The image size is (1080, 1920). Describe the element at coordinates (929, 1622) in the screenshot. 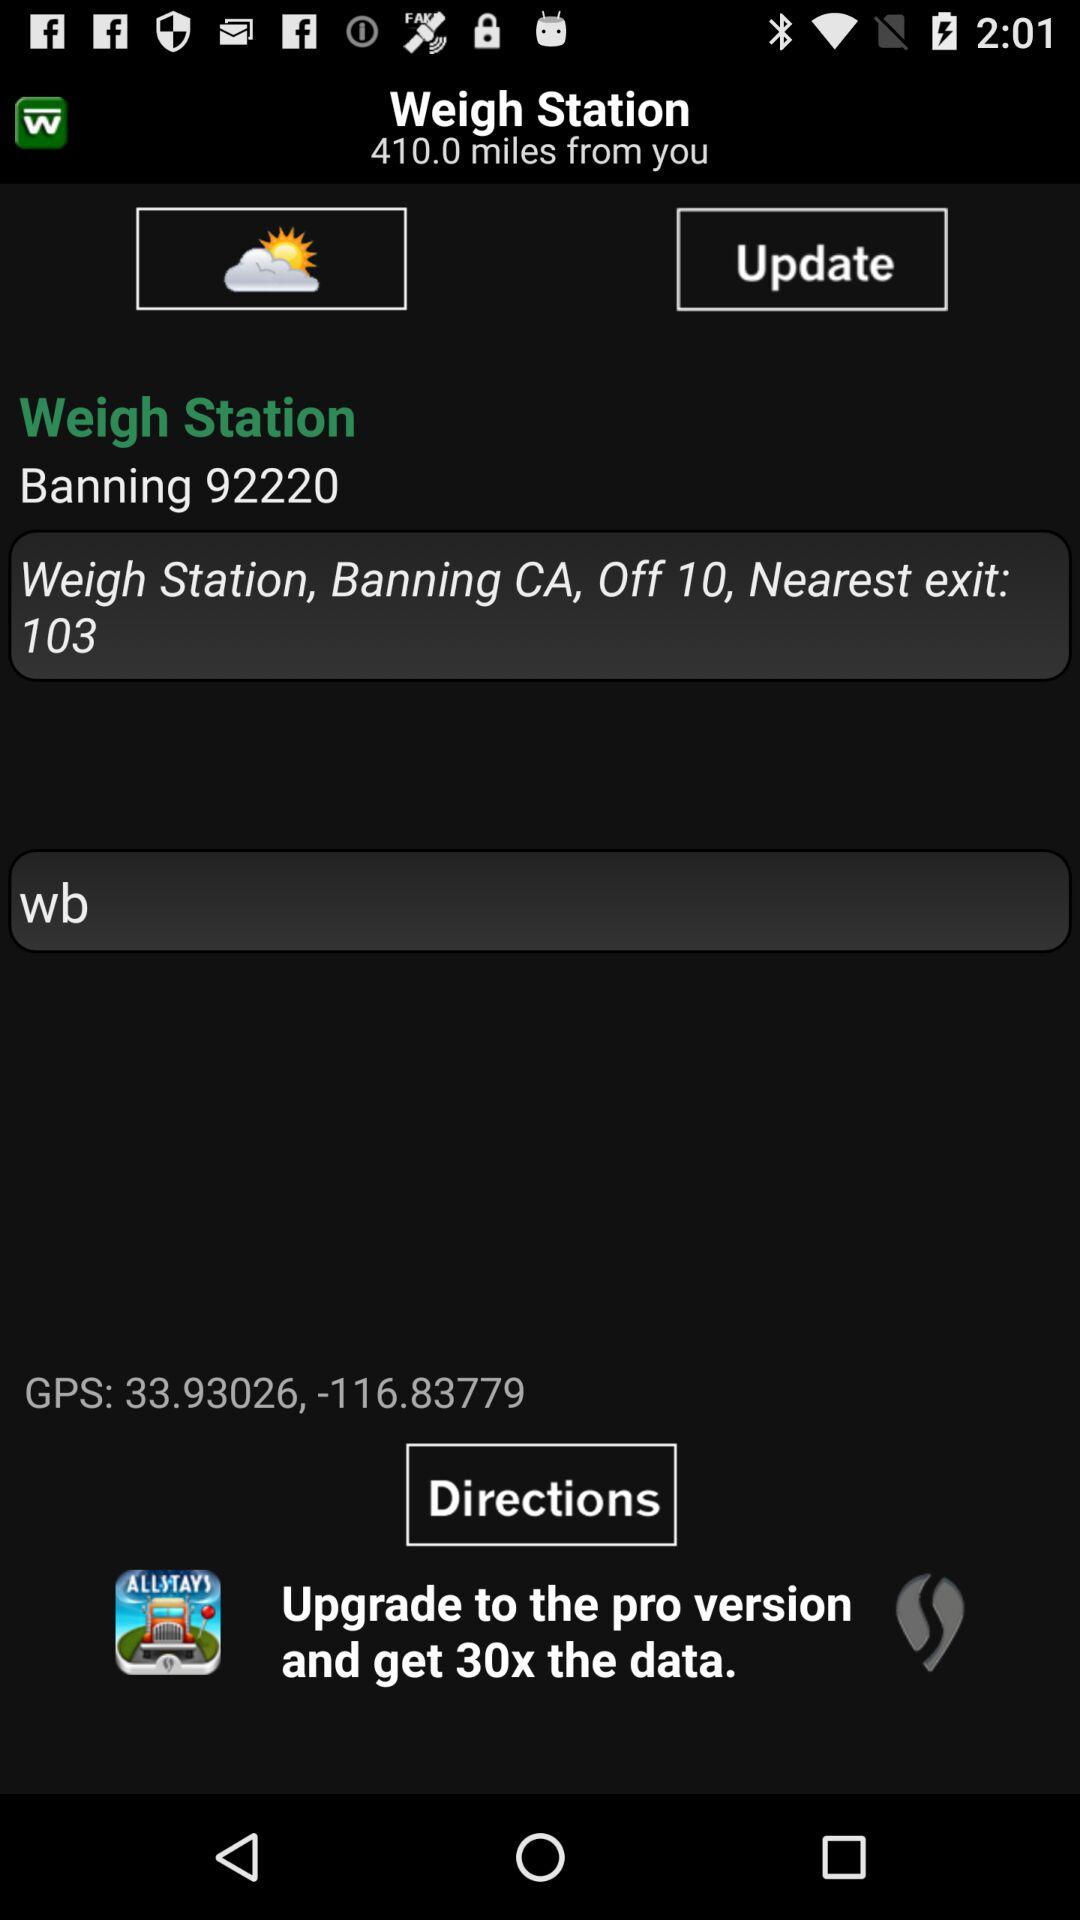

I see `the app next to the upgrade to the app` at that location.